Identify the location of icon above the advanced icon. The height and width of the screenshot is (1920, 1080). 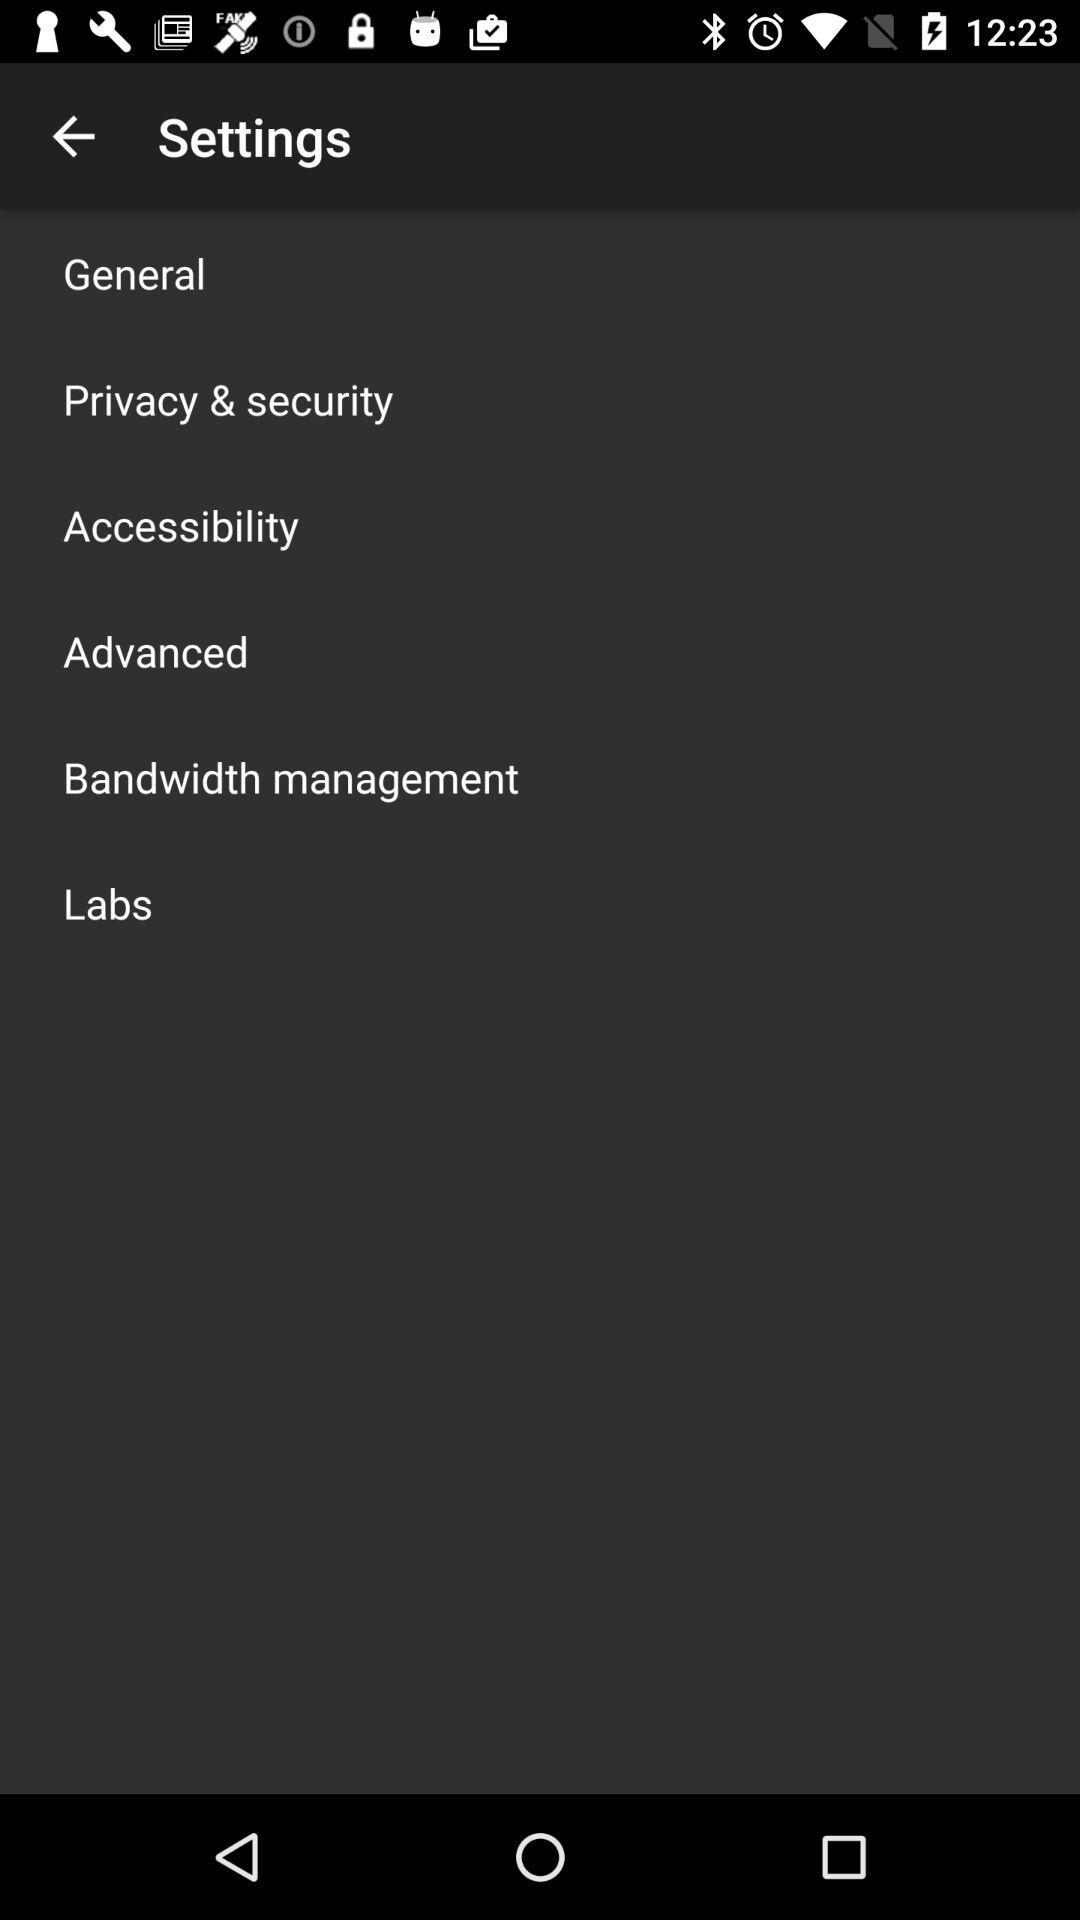
(181, 524).